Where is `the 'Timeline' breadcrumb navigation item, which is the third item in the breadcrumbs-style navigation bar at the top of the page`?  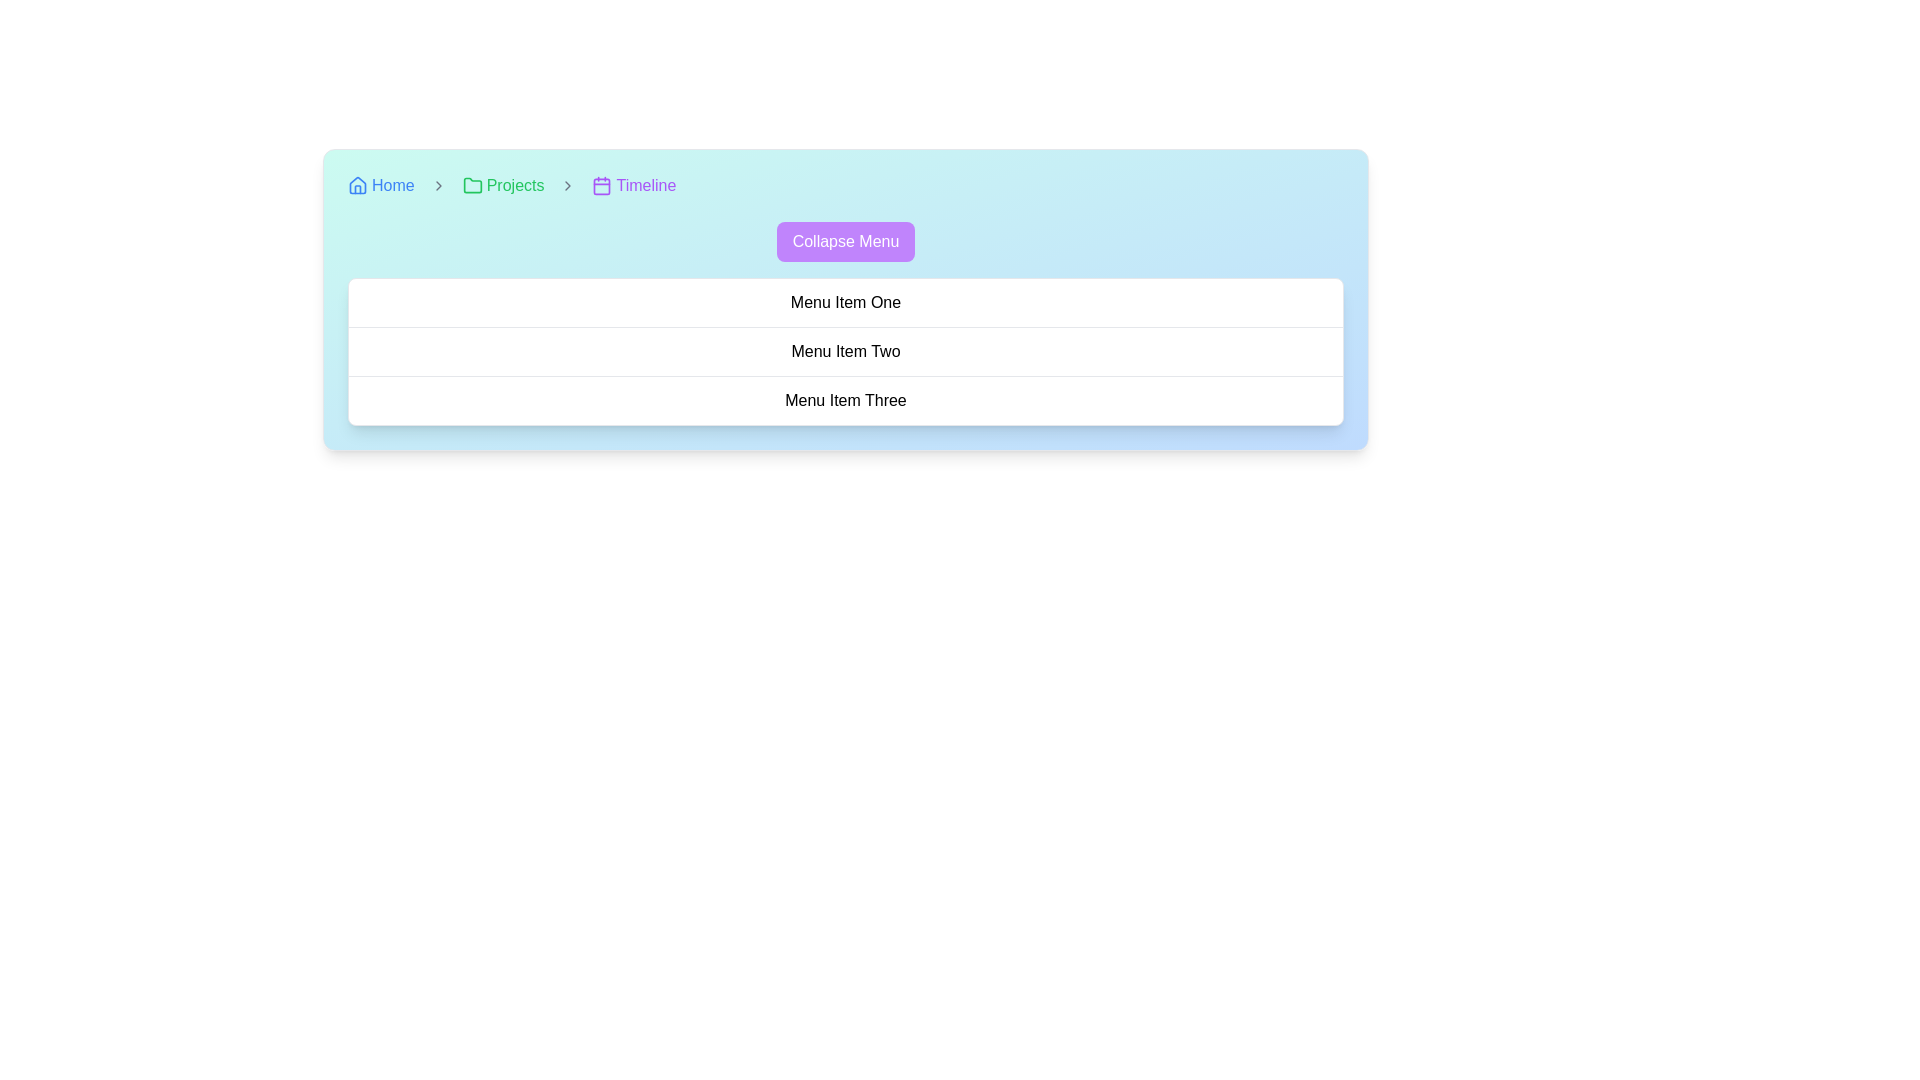
the 'Timeline' breadcrumb navigation item, which is the third item in the breadcrumbs-style navigation bar at the top of the page is located at coordinates (633, 185).